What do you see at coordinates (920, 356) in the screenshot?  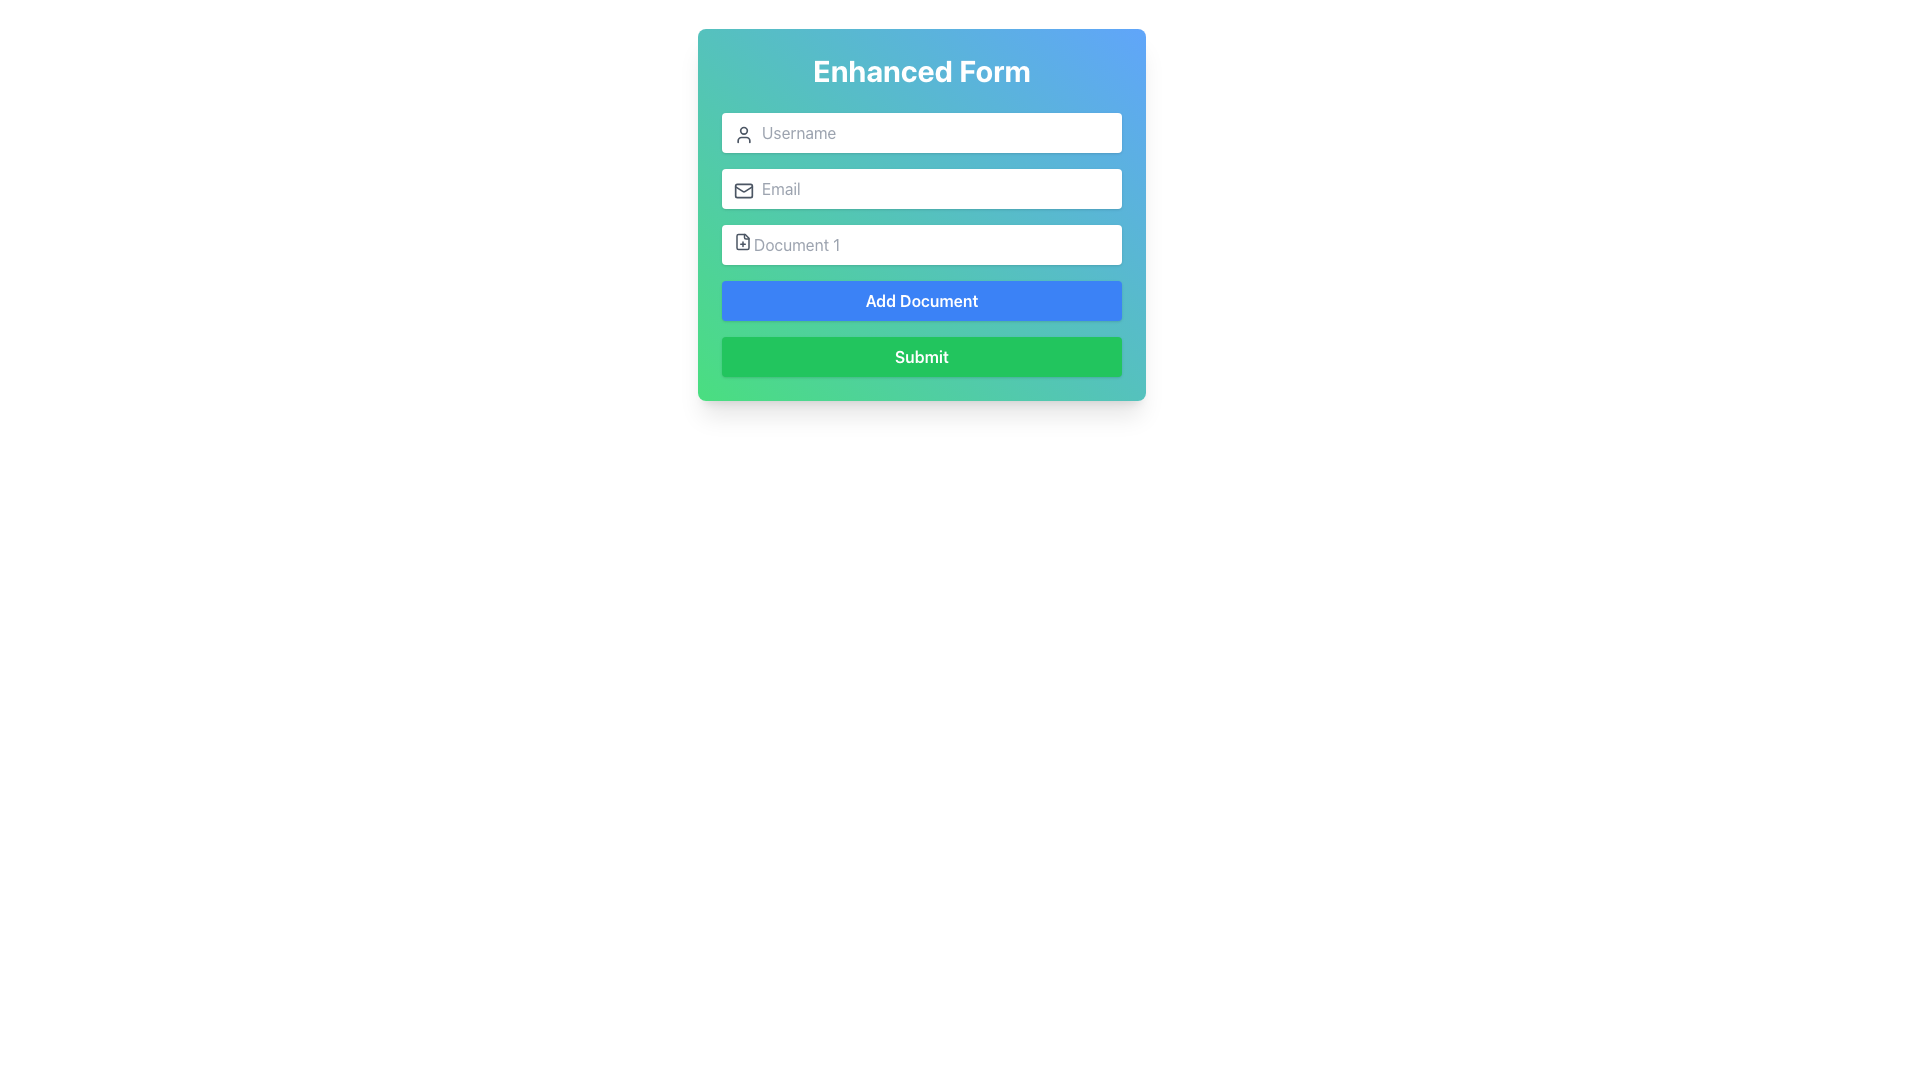 I see `the 'Submit' button with a green background and white bold text at the bottom of the form` at bounding box center [920, 356].